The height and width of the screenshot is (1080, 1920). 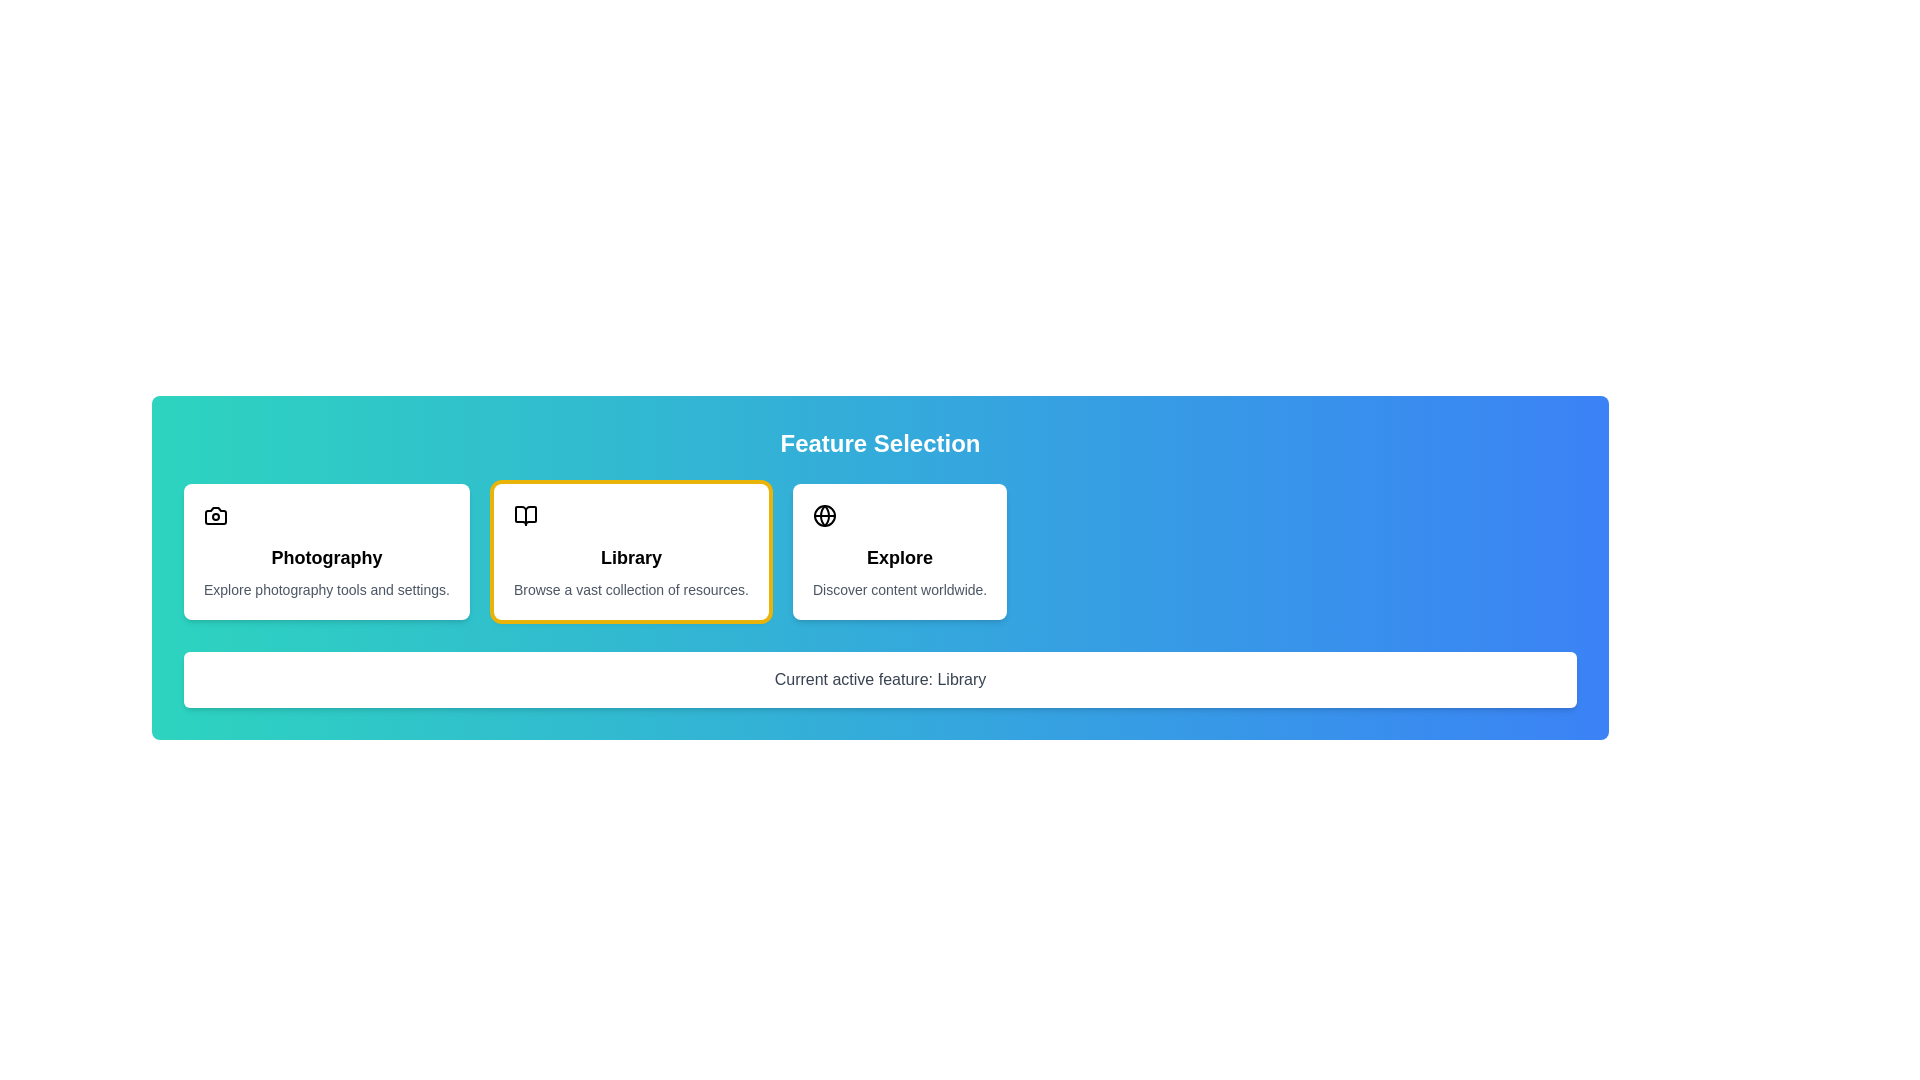 What do you see at coordinates (630, 558) in the screenshot?
I see `the Text Header located within the second card of three, positioned below an icon` at bounding box center [630, 558].